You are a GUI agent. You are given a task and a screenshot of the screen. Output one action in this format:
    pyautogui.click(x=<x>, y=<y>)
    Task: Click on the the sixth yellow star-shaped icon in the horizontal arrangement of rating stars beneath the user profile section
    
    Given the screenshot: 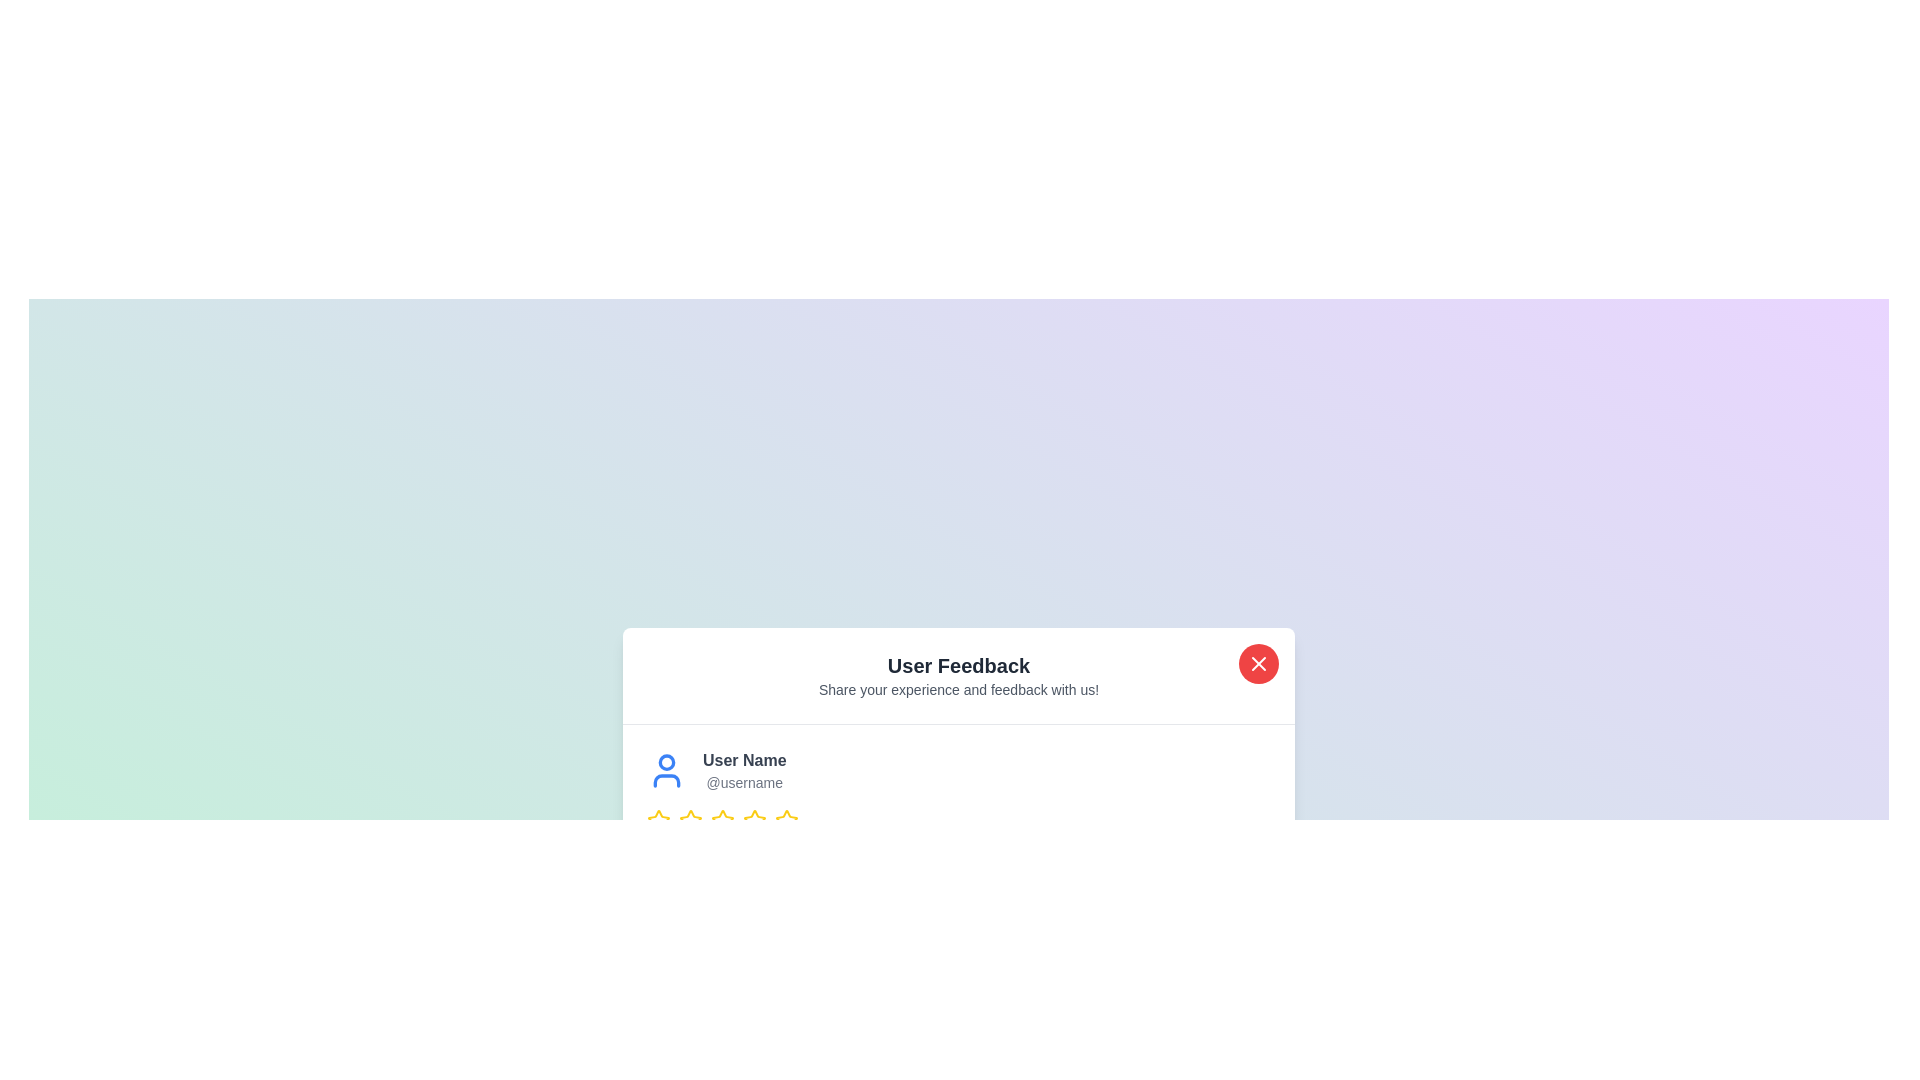 What is the action you would take?
    pyautogui.click(x=753, y=820)
    